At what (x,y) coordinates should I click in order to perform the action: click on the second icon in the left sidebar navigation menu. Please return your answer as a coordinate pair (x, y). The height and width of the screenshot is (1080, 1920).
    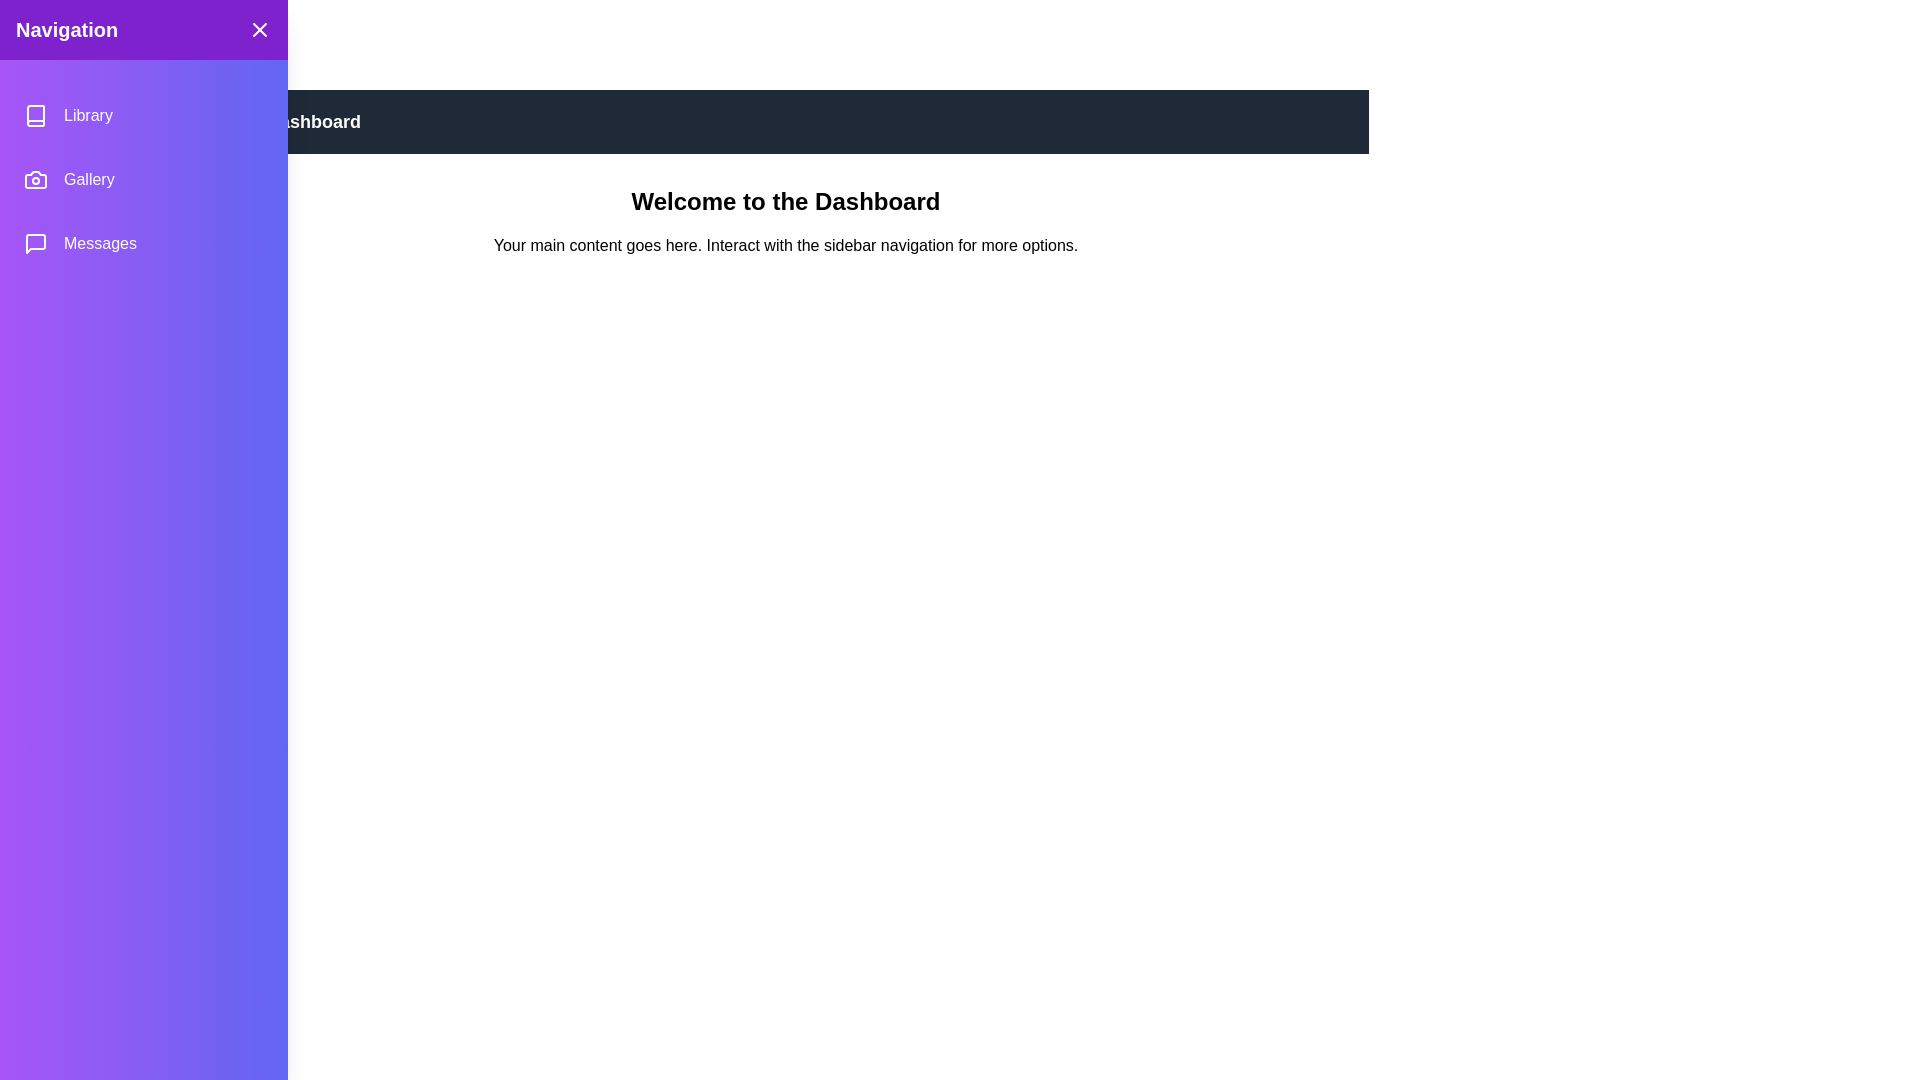
    Looking at the image, I should click on (35, 180).